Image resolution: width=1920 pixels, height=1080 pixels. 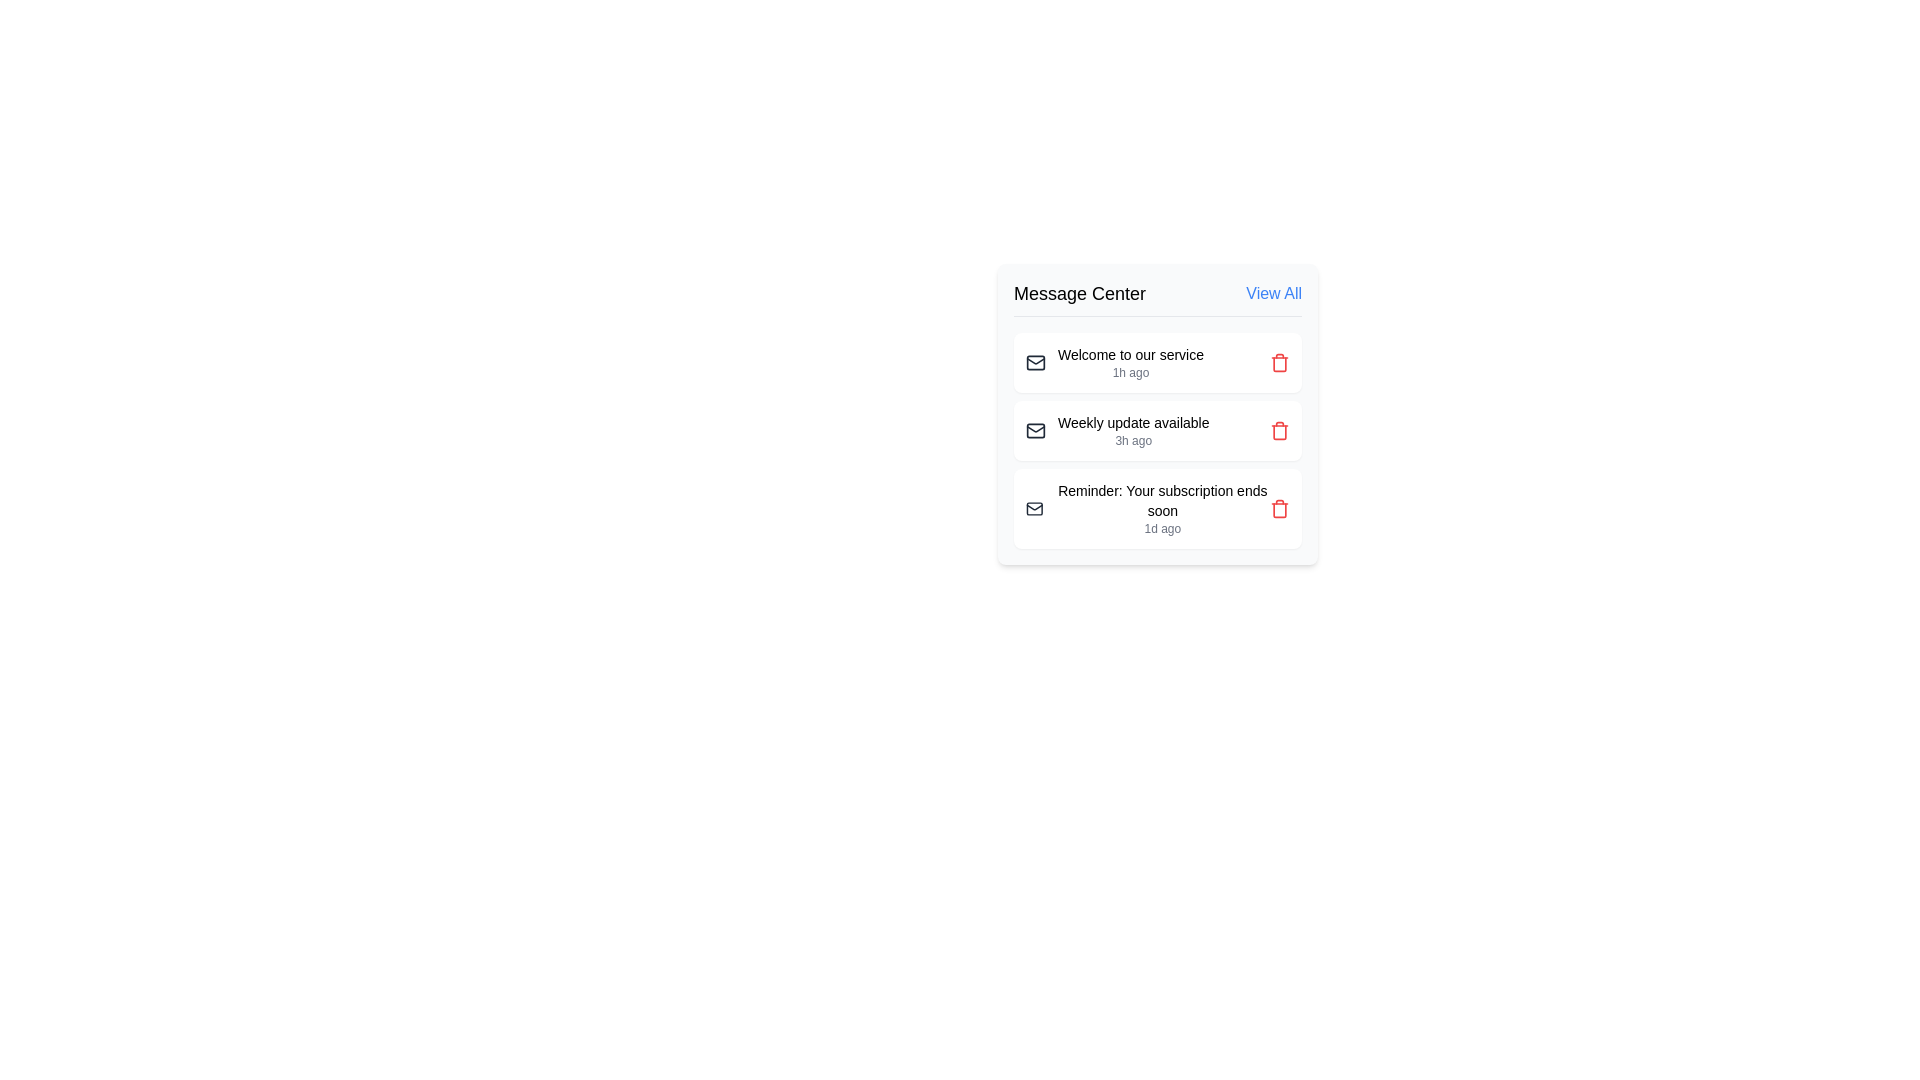 I want to click on the welcome message text label located in the first notification entry of the 'Message Center', so click(x=1131, y=353).